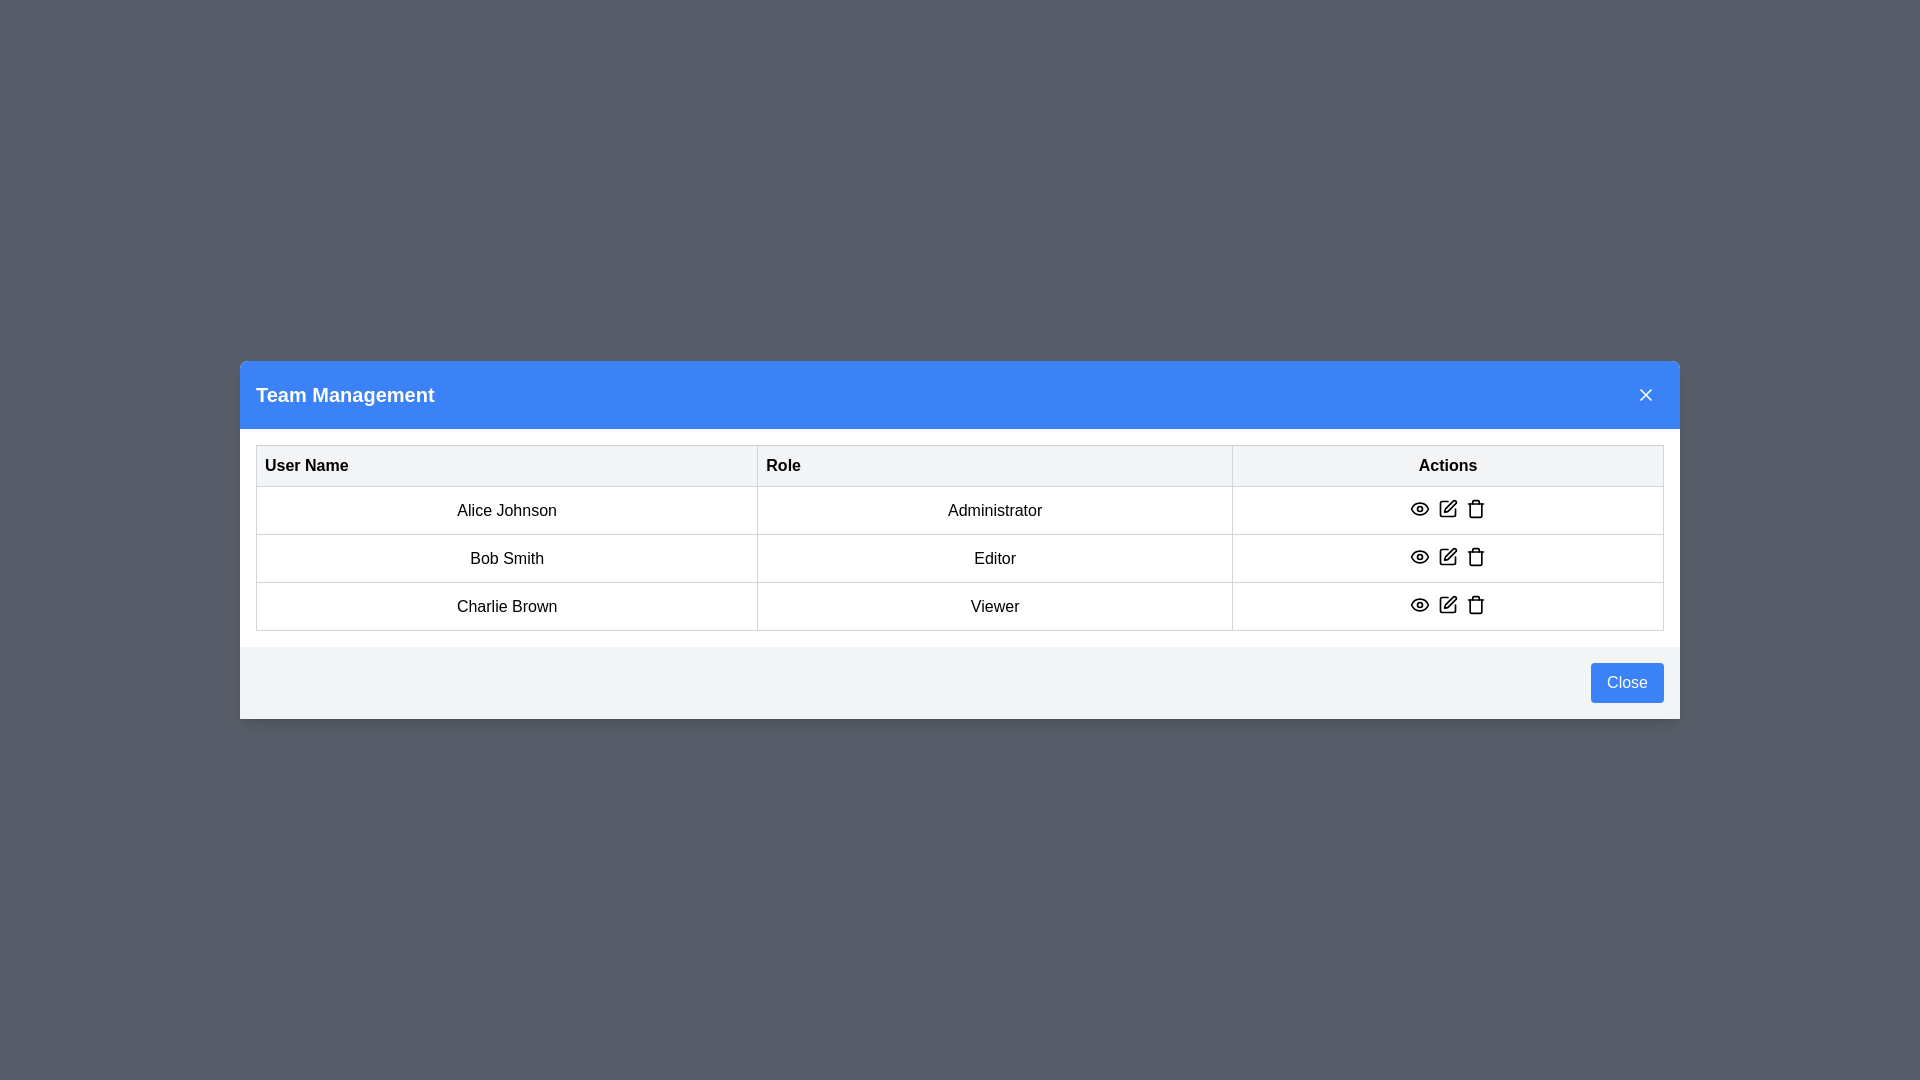 The image size is (1920, 1080). Describe the element at coordinates (1448, 556) in the screenshot. I see `the edit button in the 'Actions' column of the second row to initiate the edit action for 'Bob Smith'` at that location.